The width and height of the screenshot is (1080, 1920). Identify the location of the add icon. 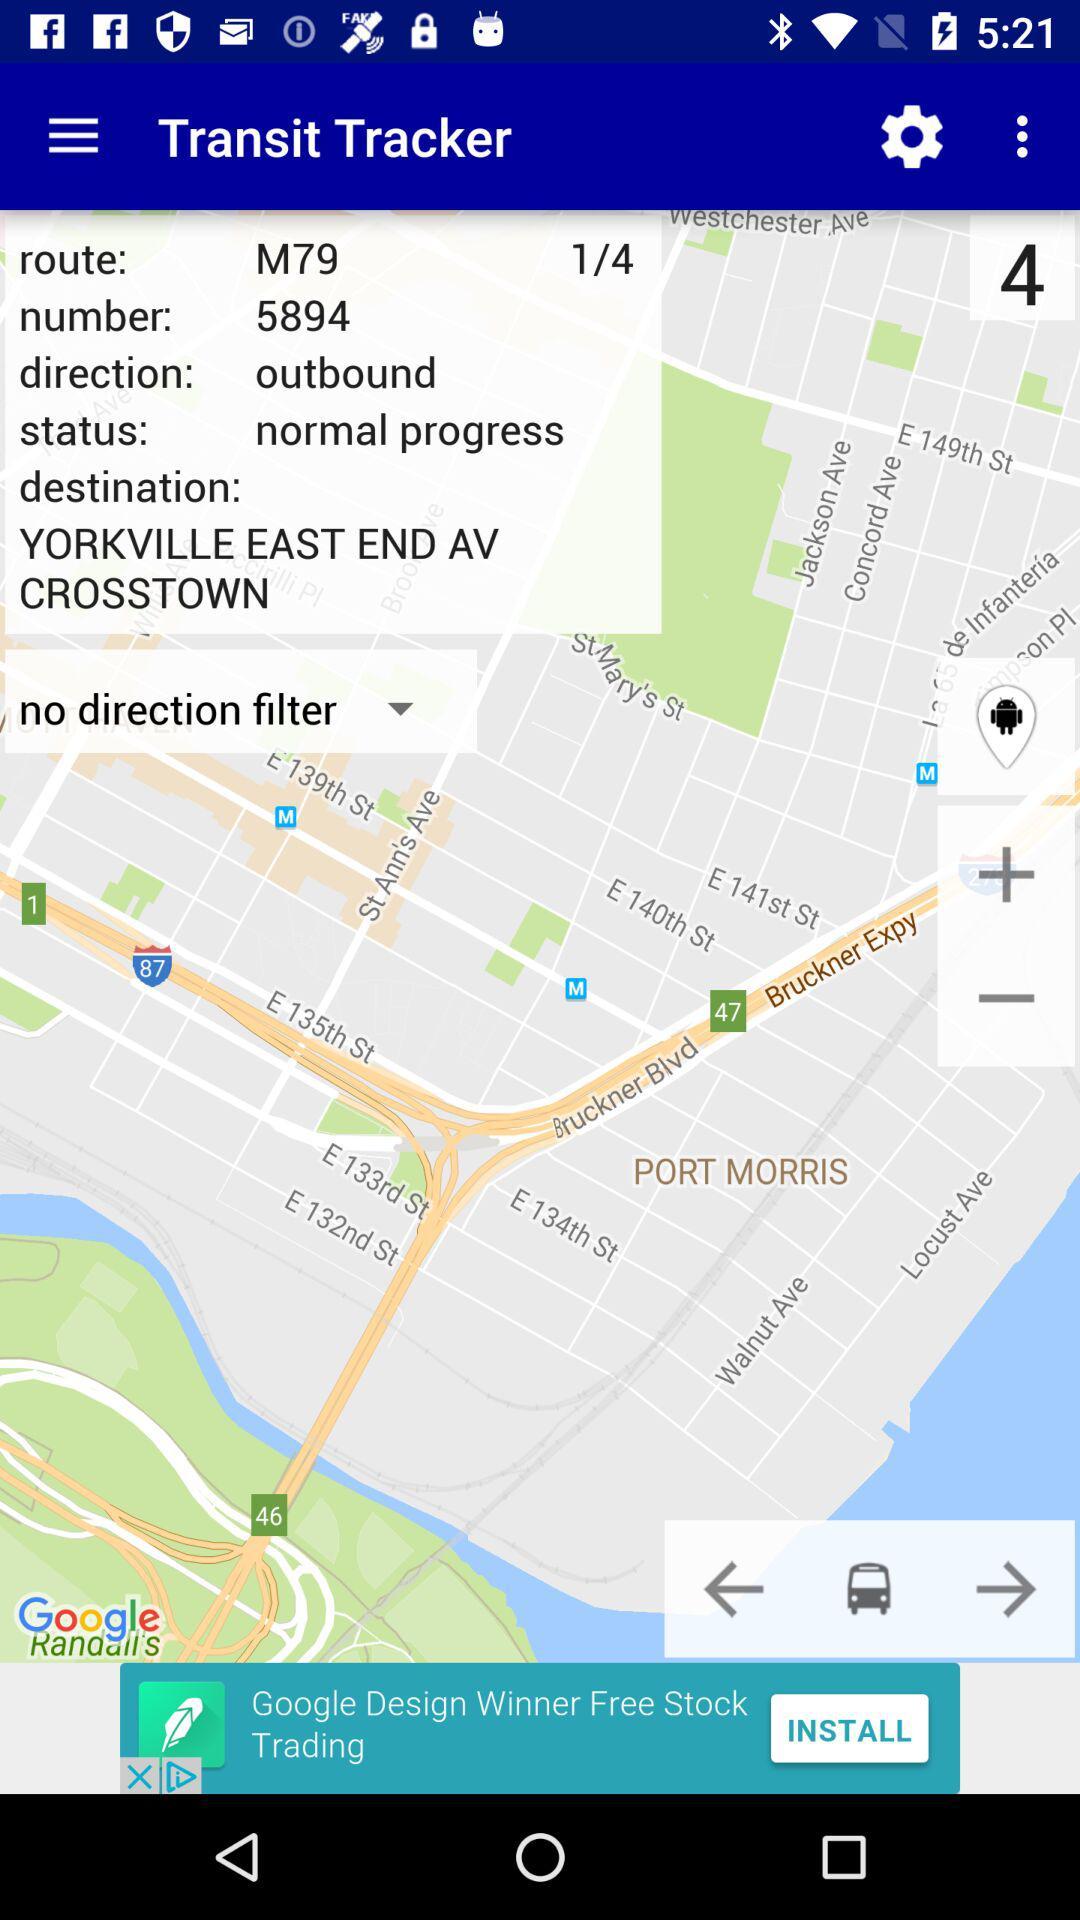
(1006, 874).